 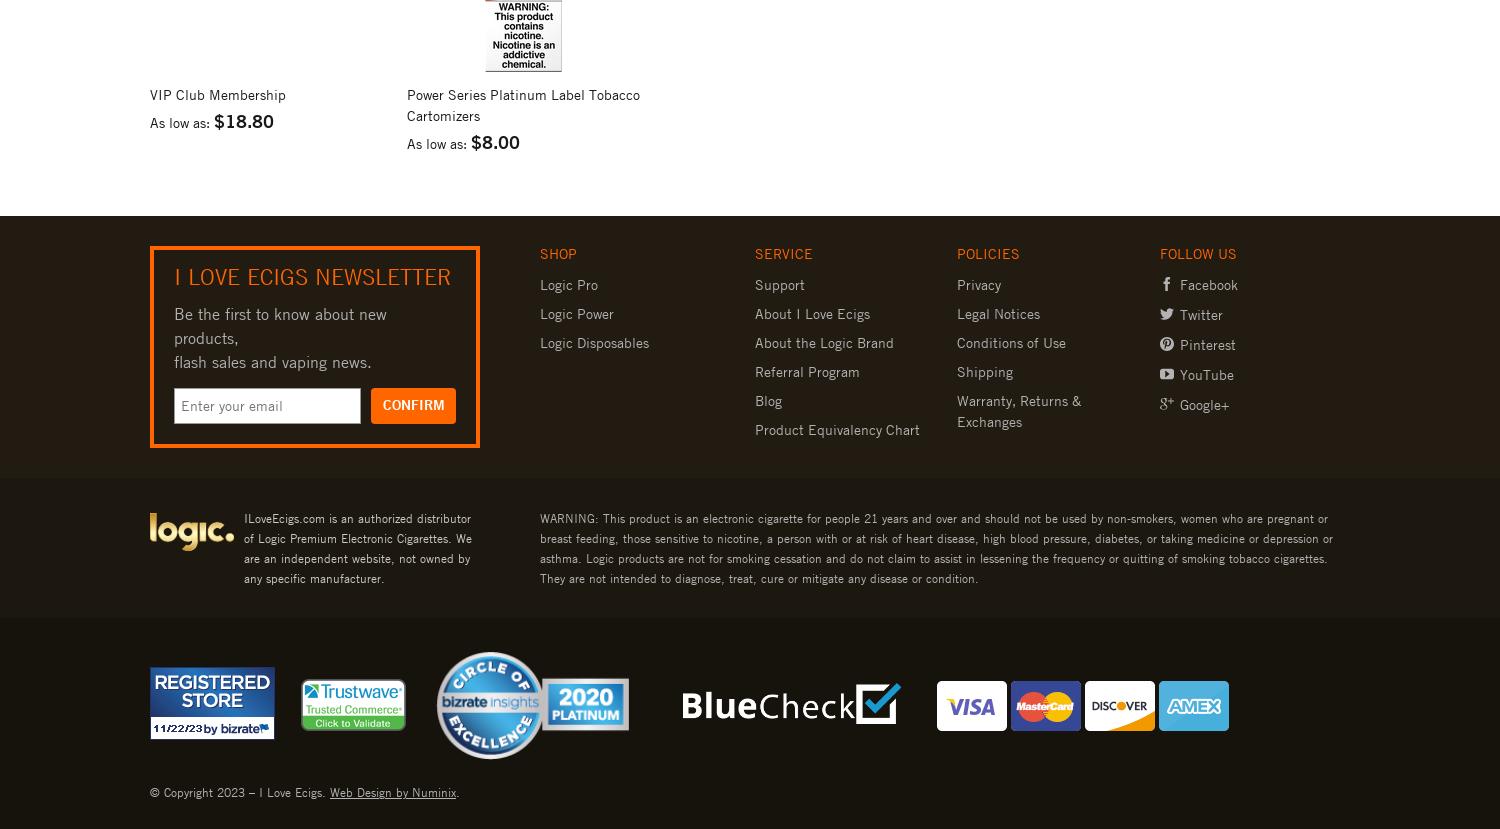 What do you see at coordinates (1205, 371) in the screenshot?
I see `'YouTube'` at bounding box center [1205, 371].